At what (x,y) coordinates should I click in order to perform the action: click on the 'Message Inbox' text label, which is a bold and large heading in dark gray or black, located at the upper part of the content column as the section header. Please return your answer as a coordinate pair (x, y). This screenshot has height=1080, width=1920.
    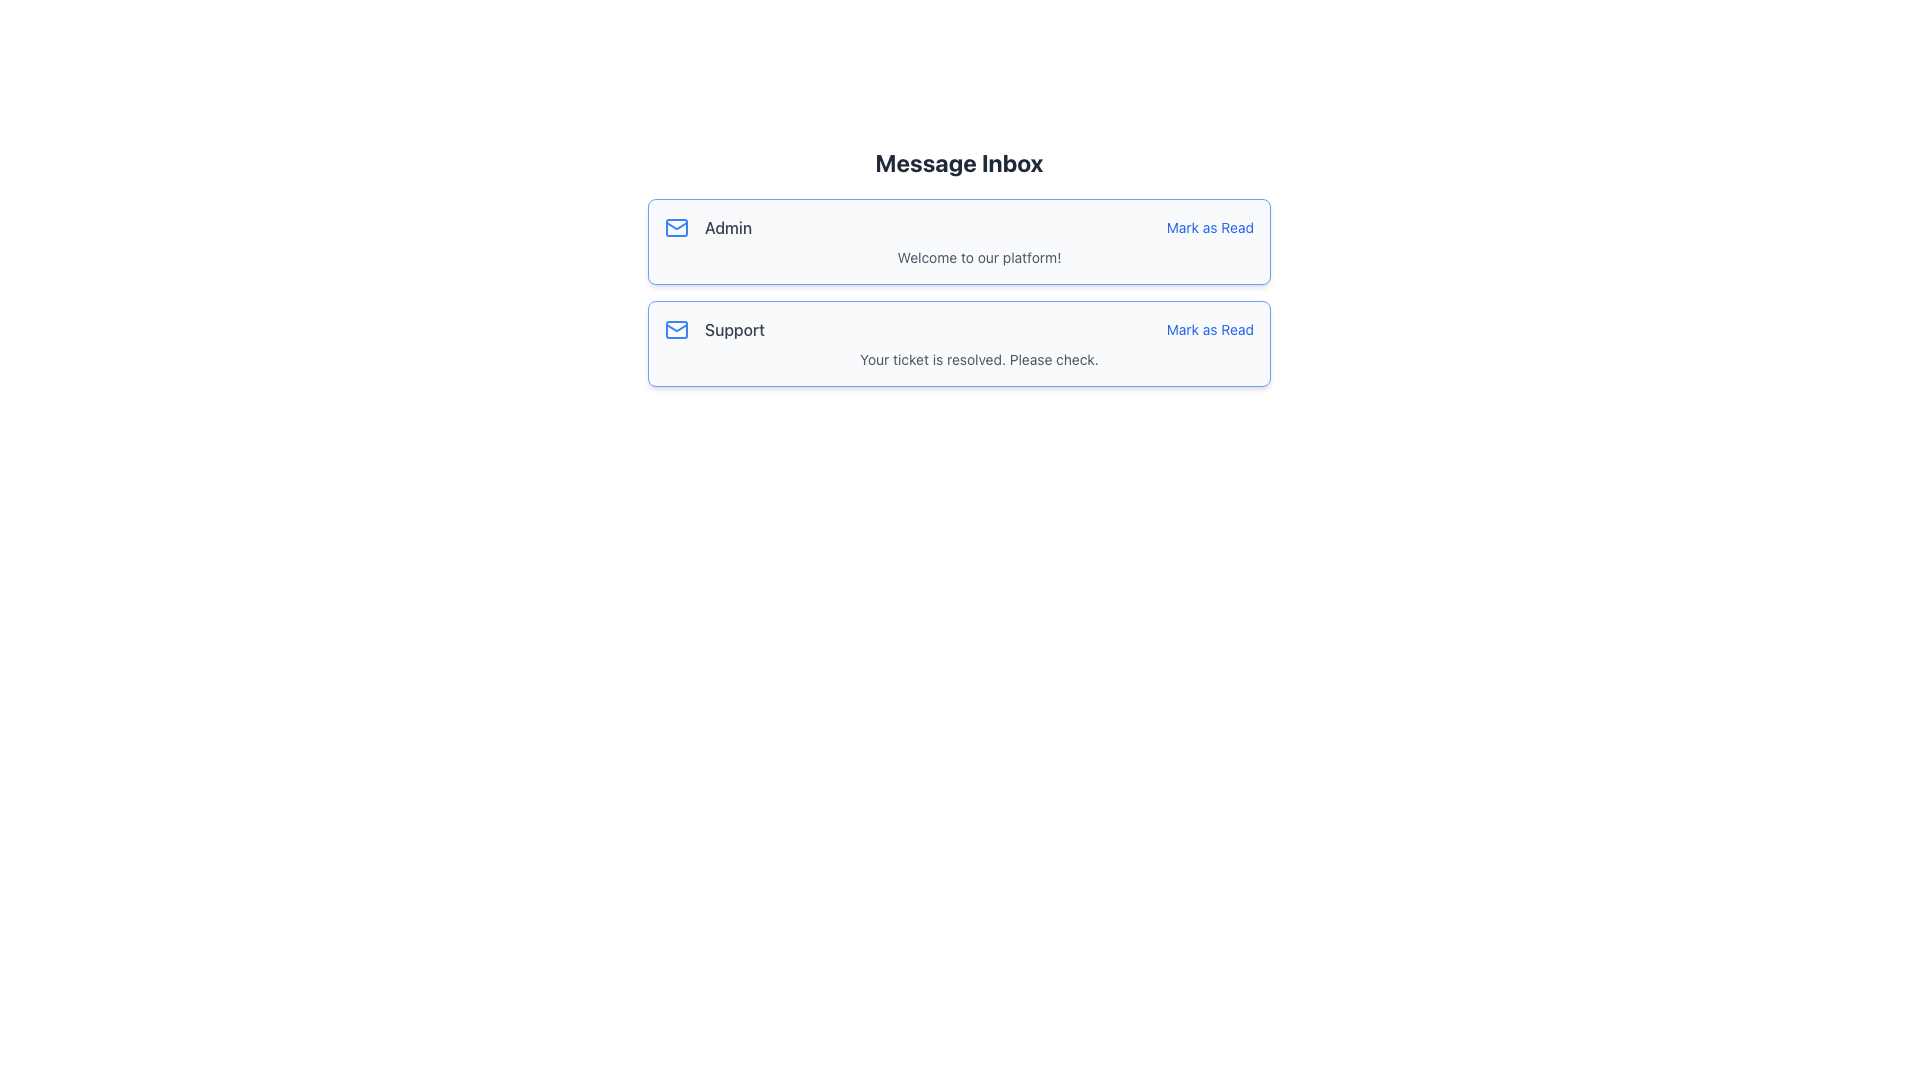
    Looking at the image, I should click on (958, 161).